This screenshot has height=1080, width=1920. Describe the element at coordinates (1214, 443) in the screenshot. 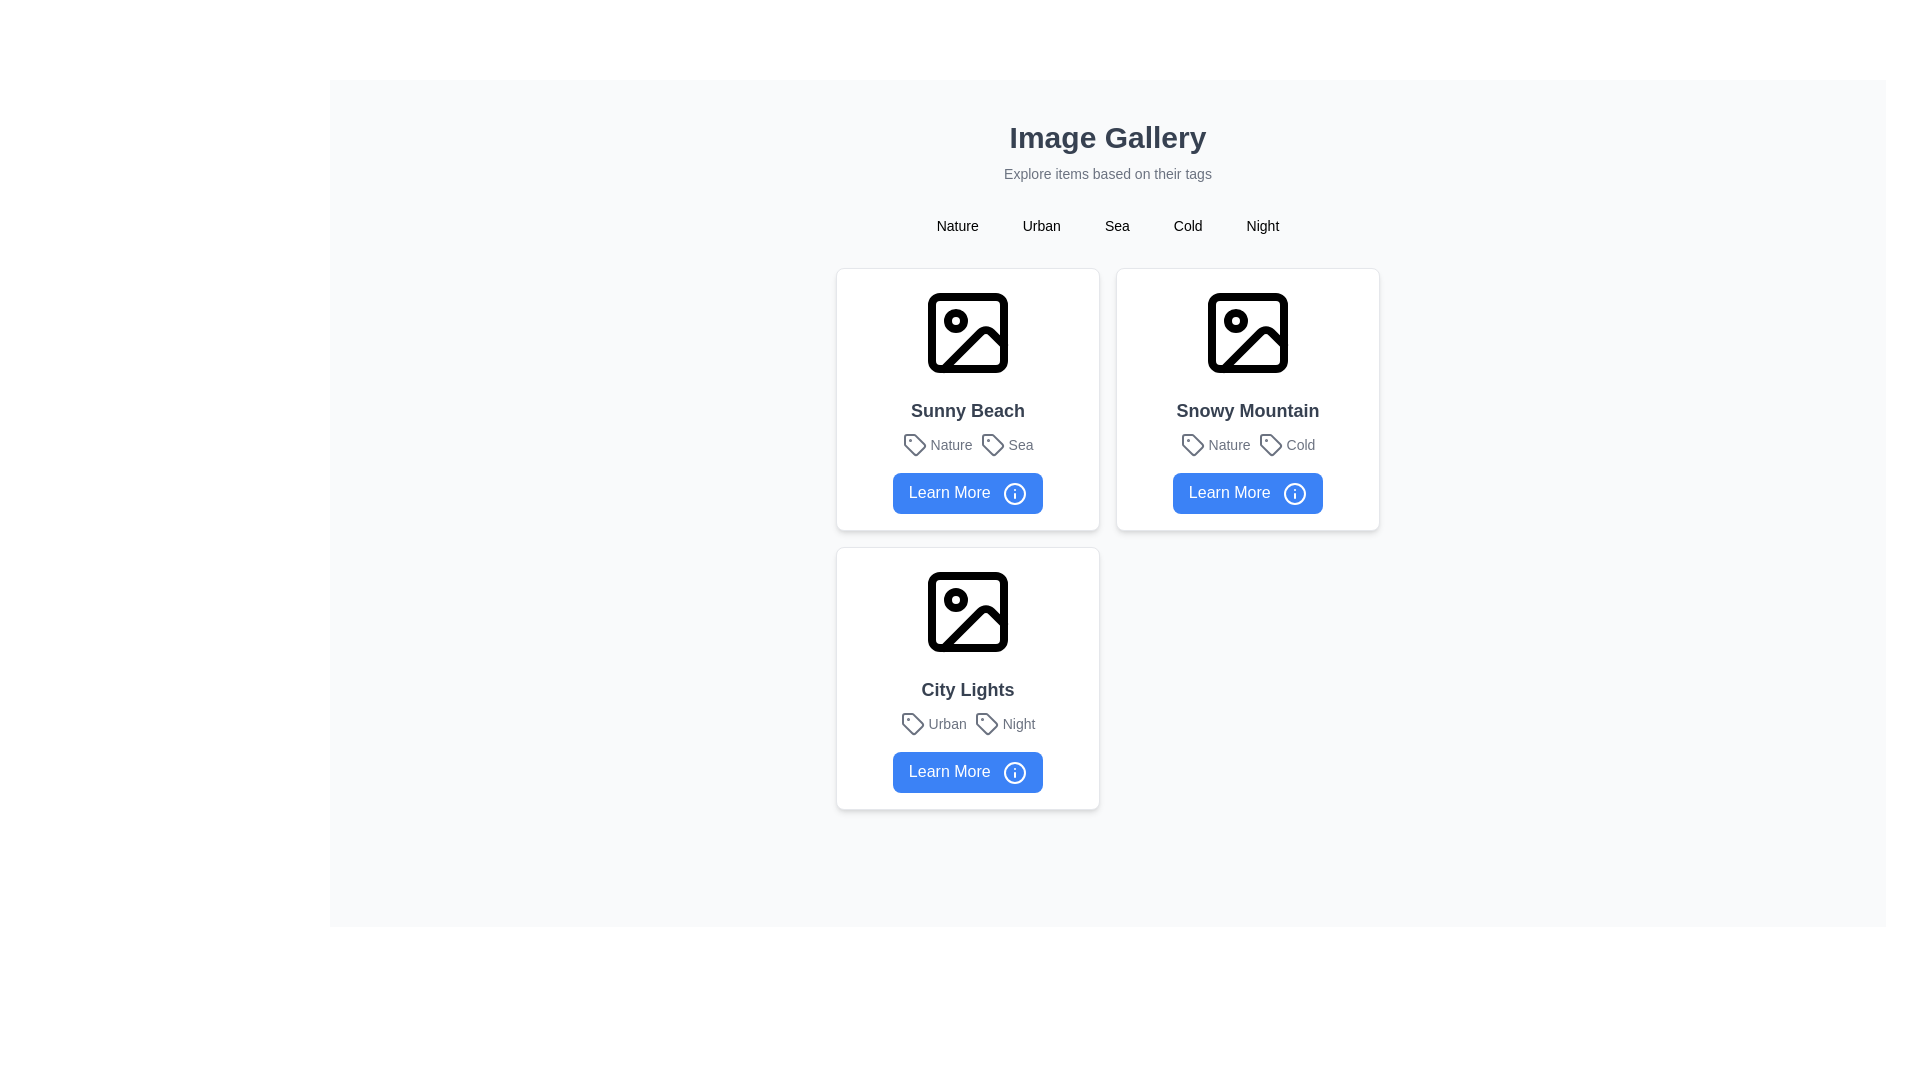

I see `the 'Nature' label, which is a tag descriptor in gray color with an adjacent tag icon, located inside the 'Snowy Mountain' card in the 'Image Gallery' layout` at that location.